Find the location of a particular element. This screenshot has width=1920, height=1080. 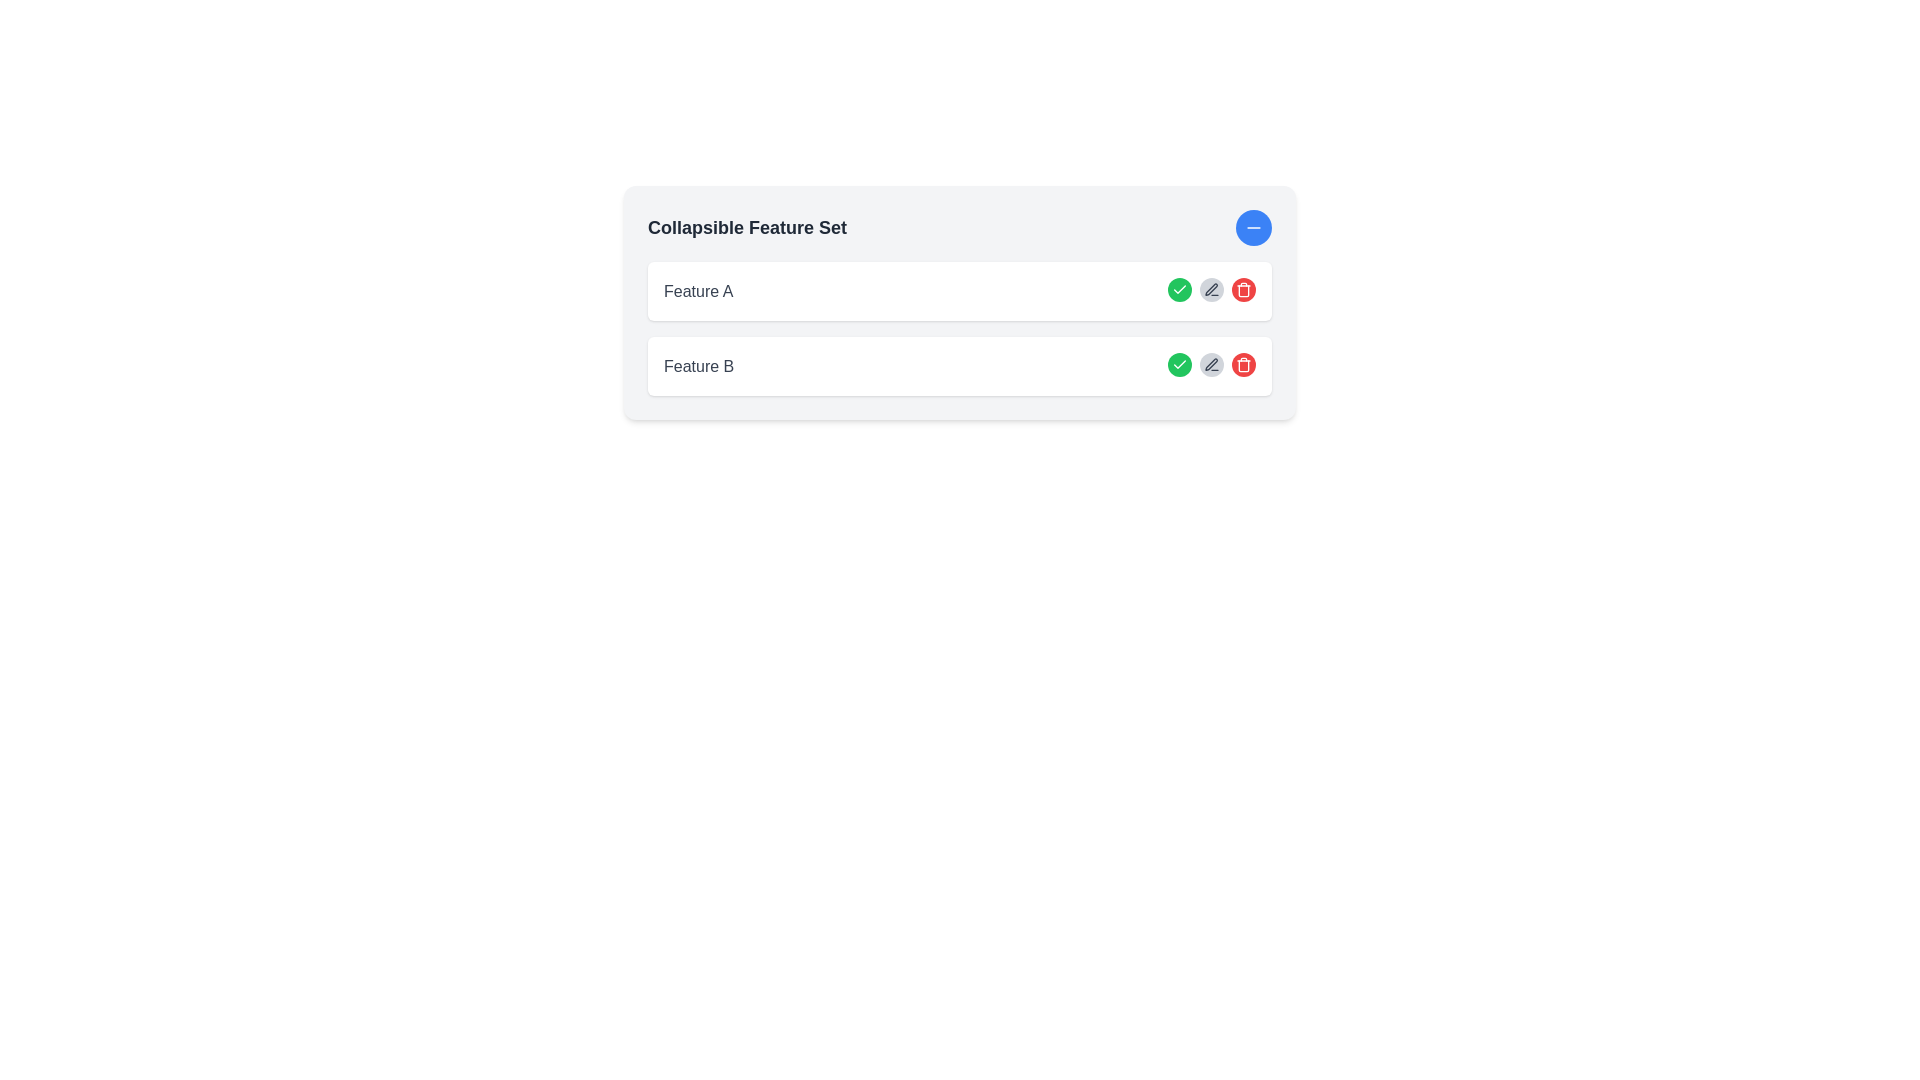

the circular icon with a green background and white check mark, located next to the 'Feature B' label, to confirm the action is located at coordinates (1180, 289).